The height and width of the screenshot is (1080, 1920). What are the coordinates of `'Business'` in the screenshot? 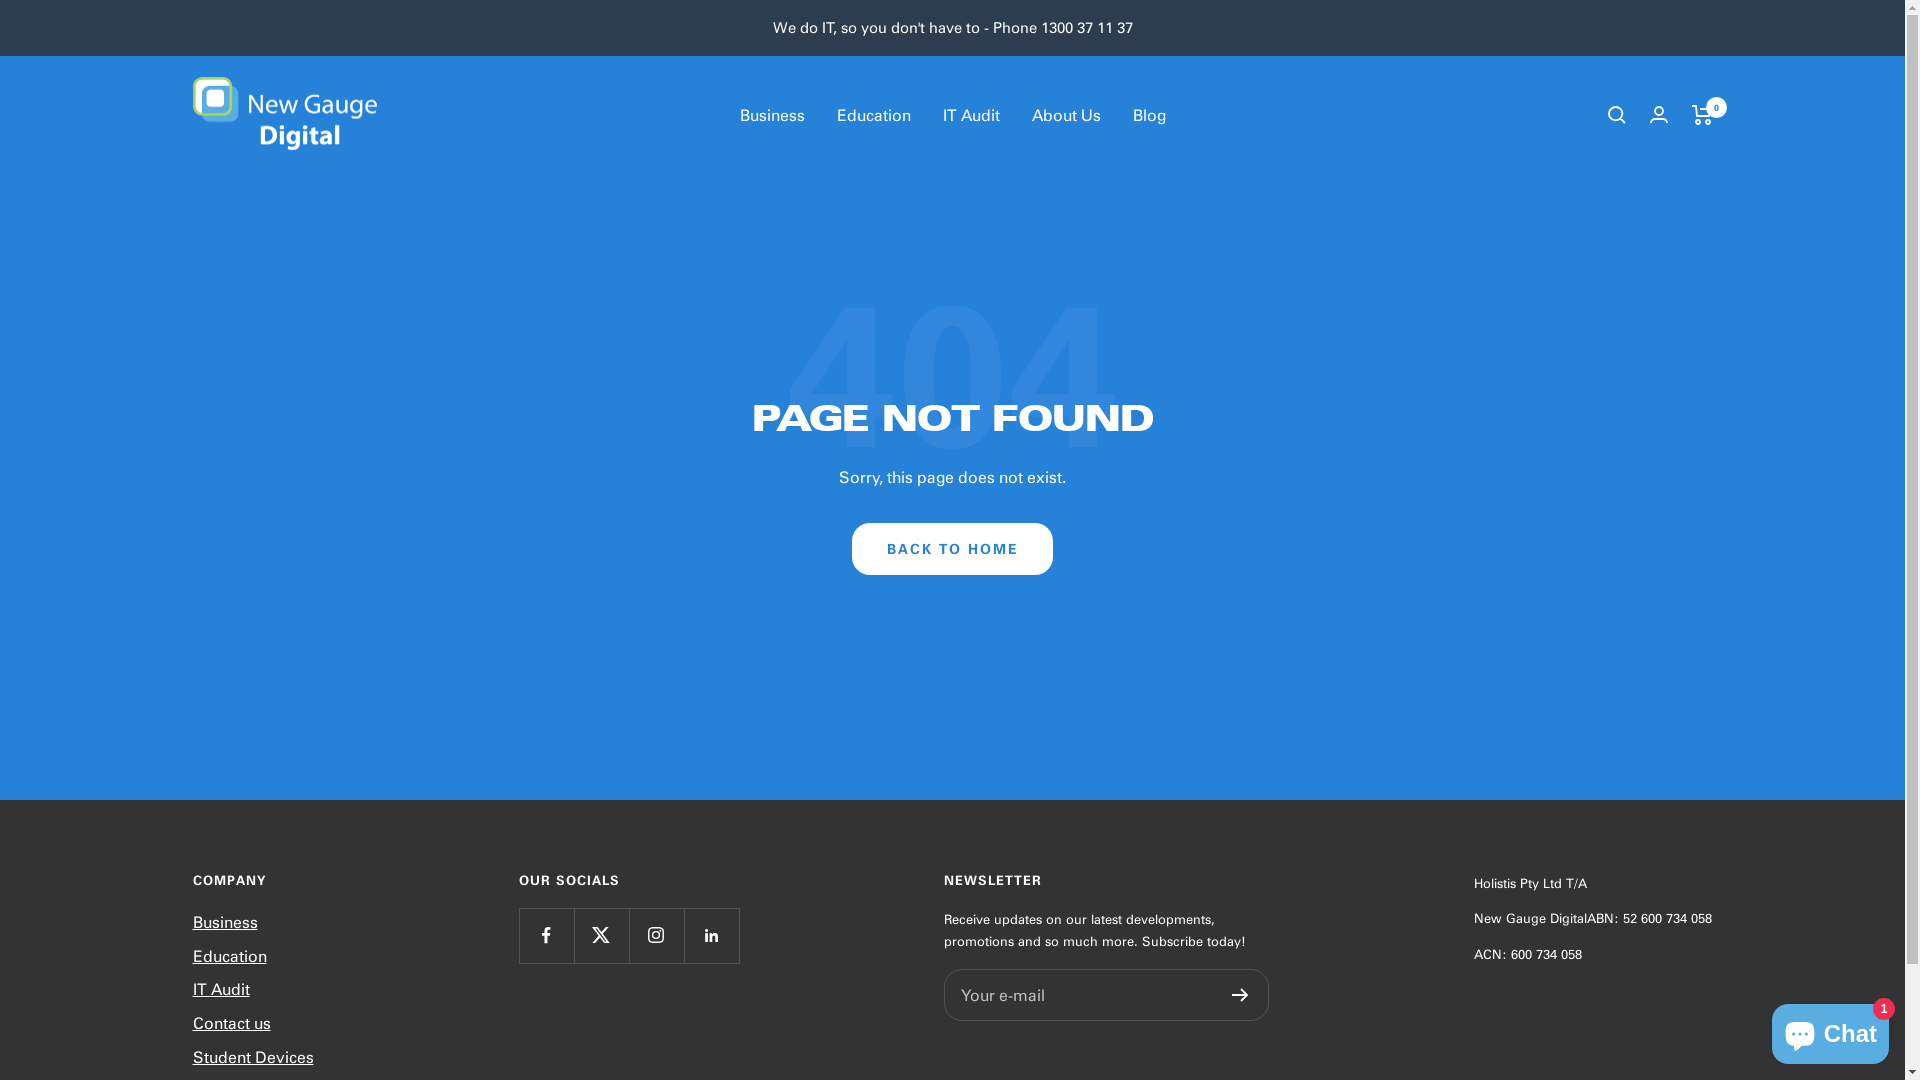 It's located at (192, 921).